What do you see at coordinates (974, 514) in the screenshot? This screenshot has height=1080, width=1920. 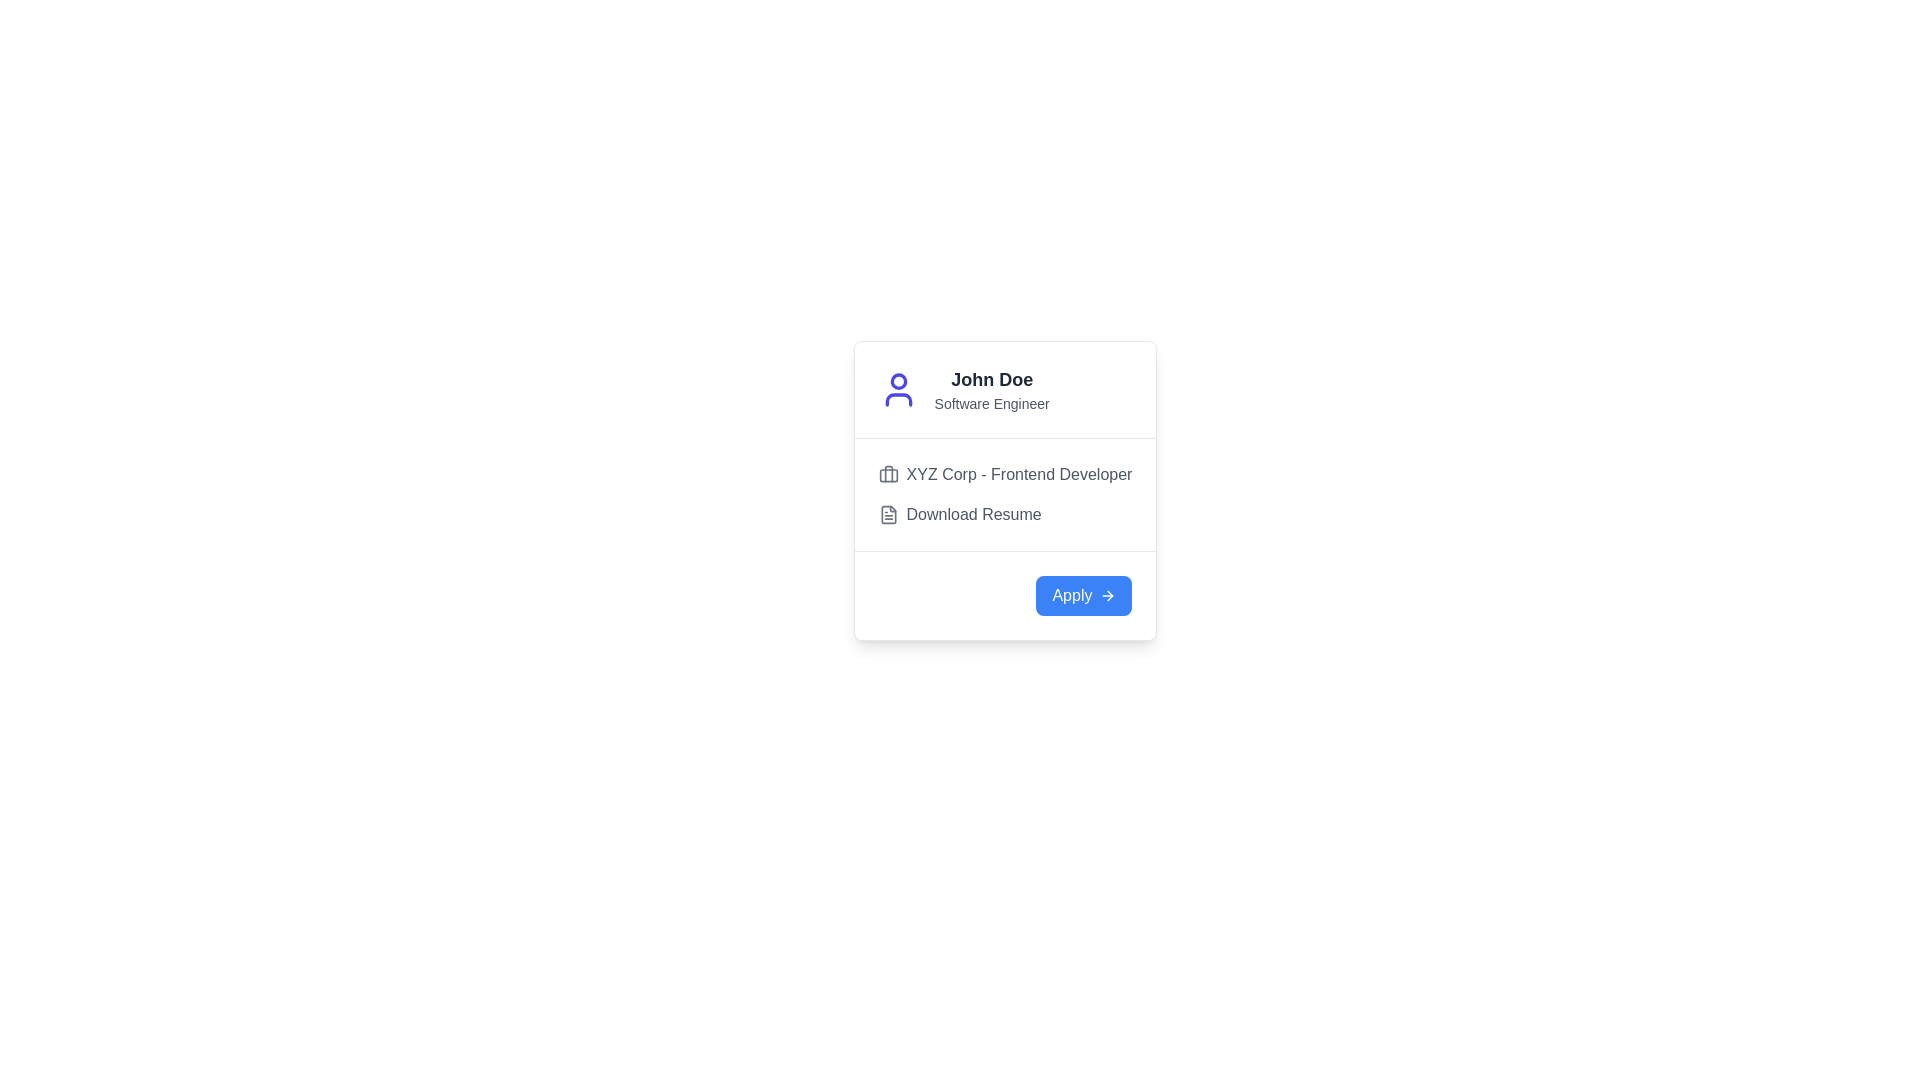 I see `the Text Label indicating the functionality of the associated downloadable resume, which is positioned under the job title and above the 'Apply' button` at bounding box center [974, 514].